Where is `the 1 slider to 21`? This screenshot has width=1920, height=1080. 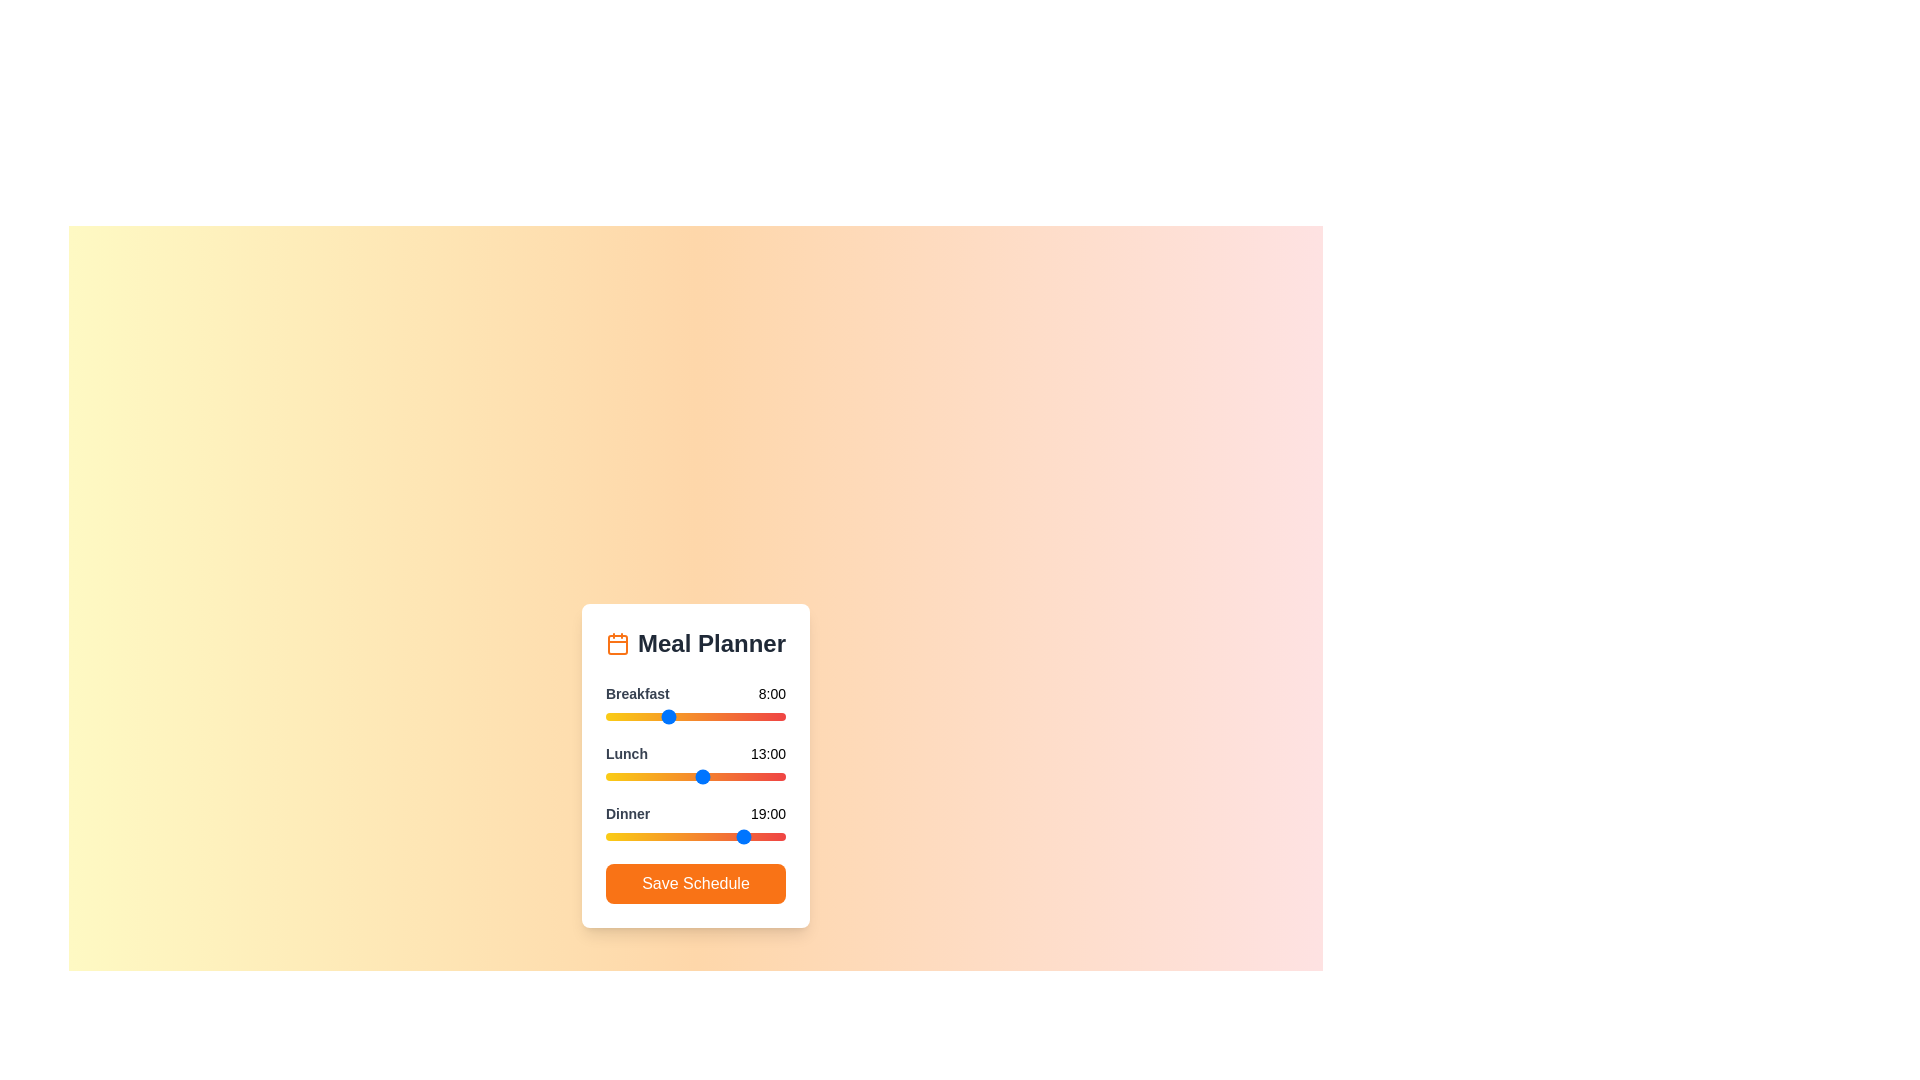 the 1 slider to 21 is located at coordinates (762, 775).